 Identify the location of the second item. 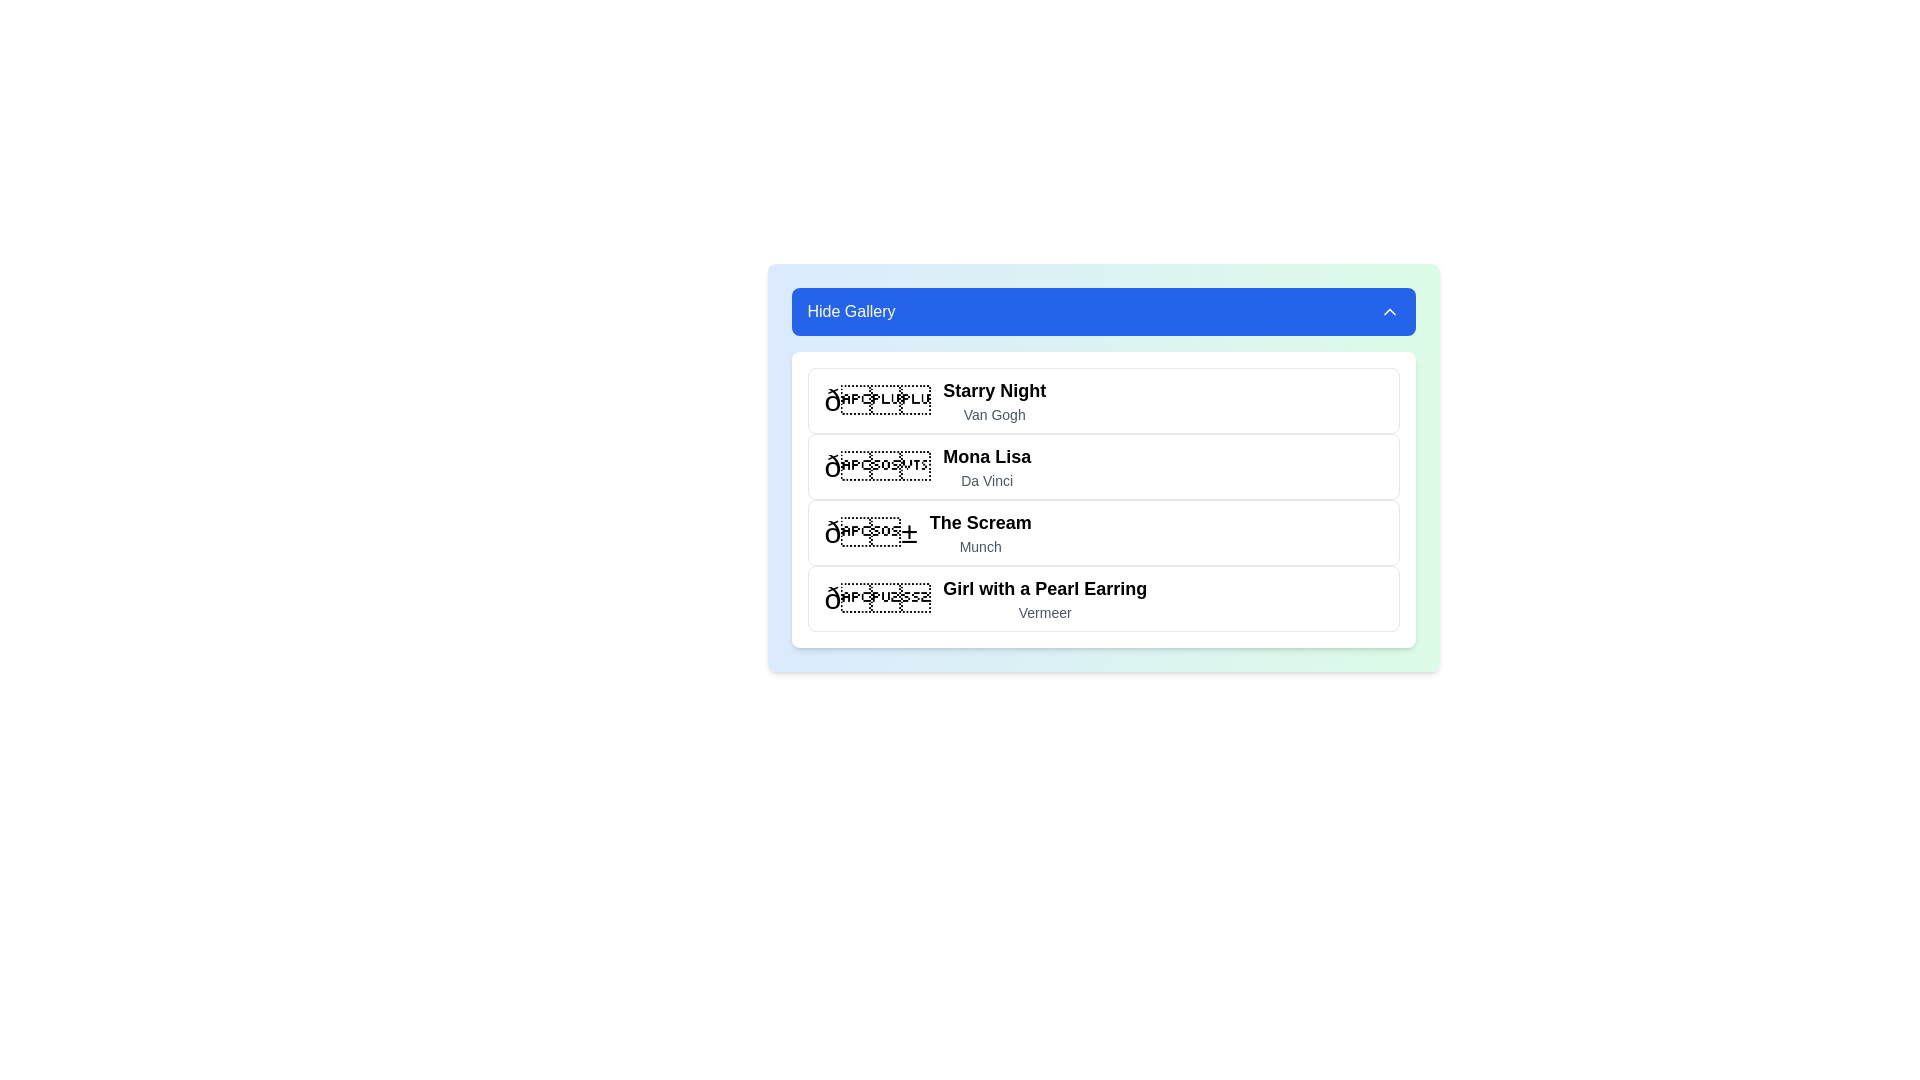
(1102, 466).